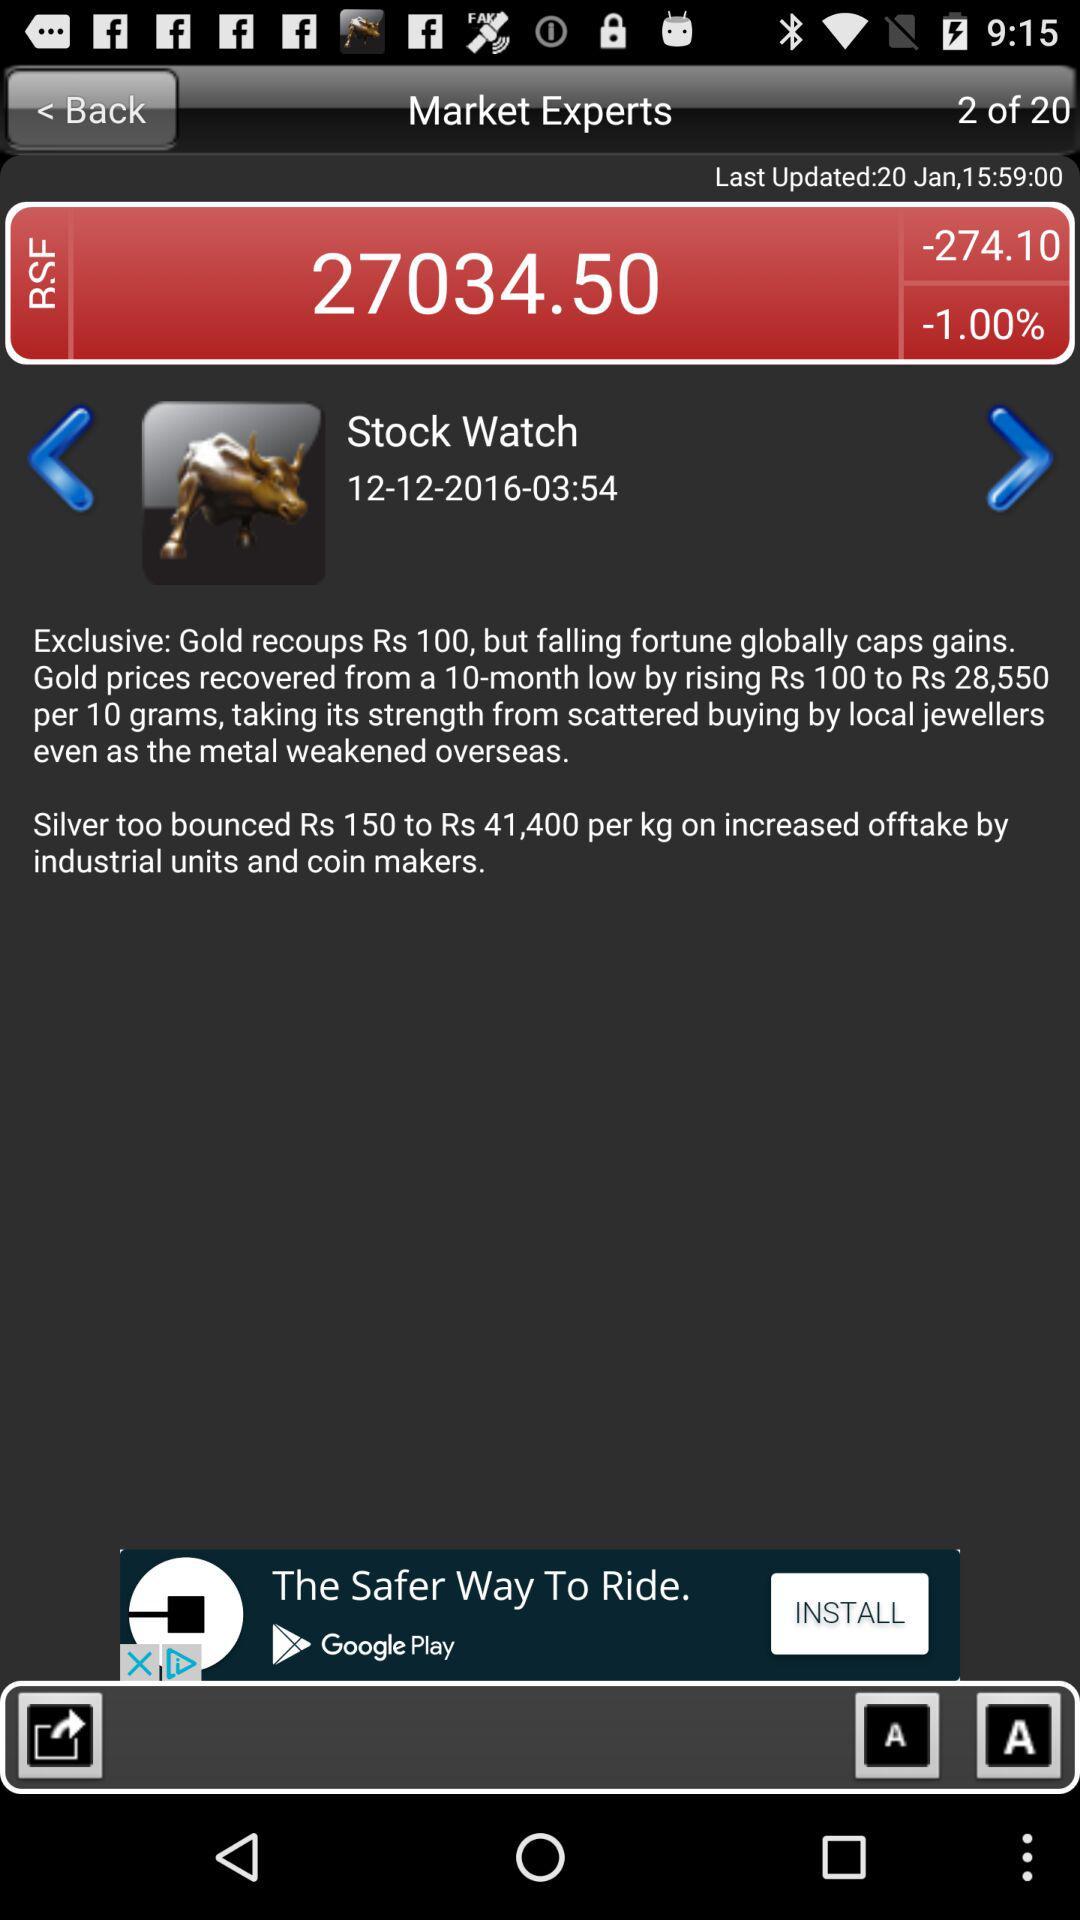  I want to click on the font icon, so click(896, 1862).